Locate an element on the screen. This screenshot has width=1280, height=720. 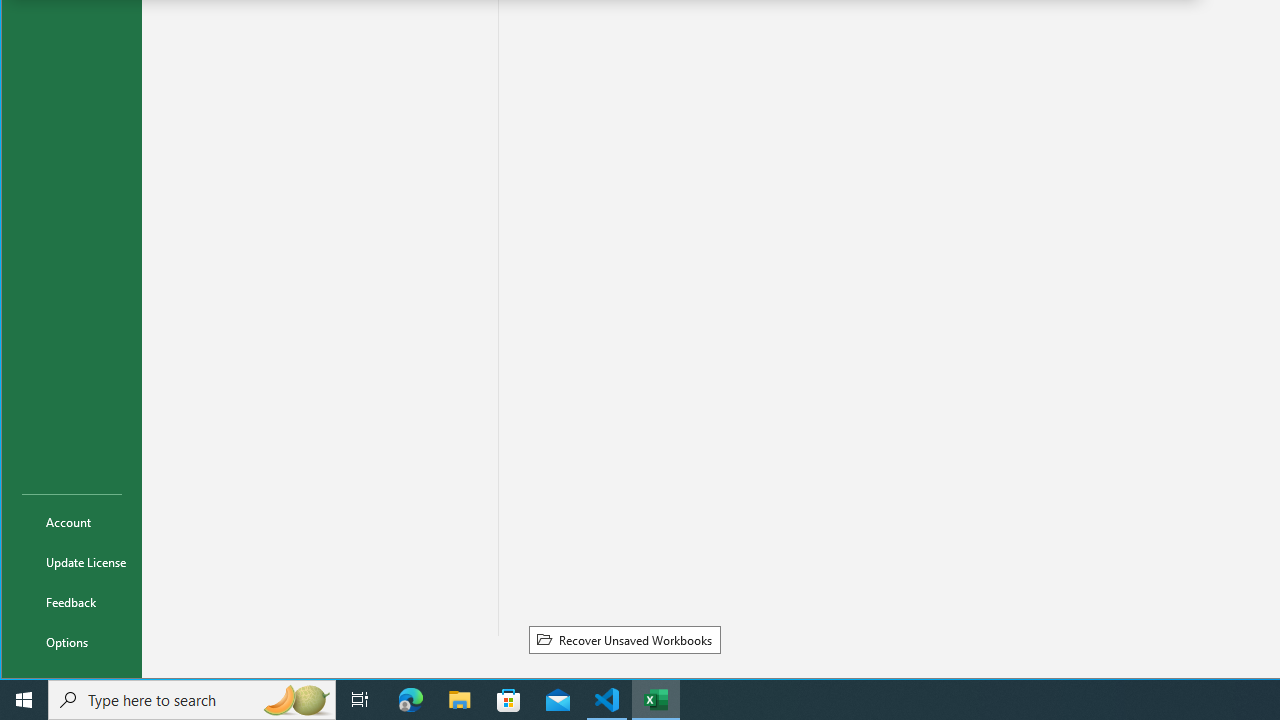
'Search highlights icon opens search home window' is located at coordinates (294, 698).